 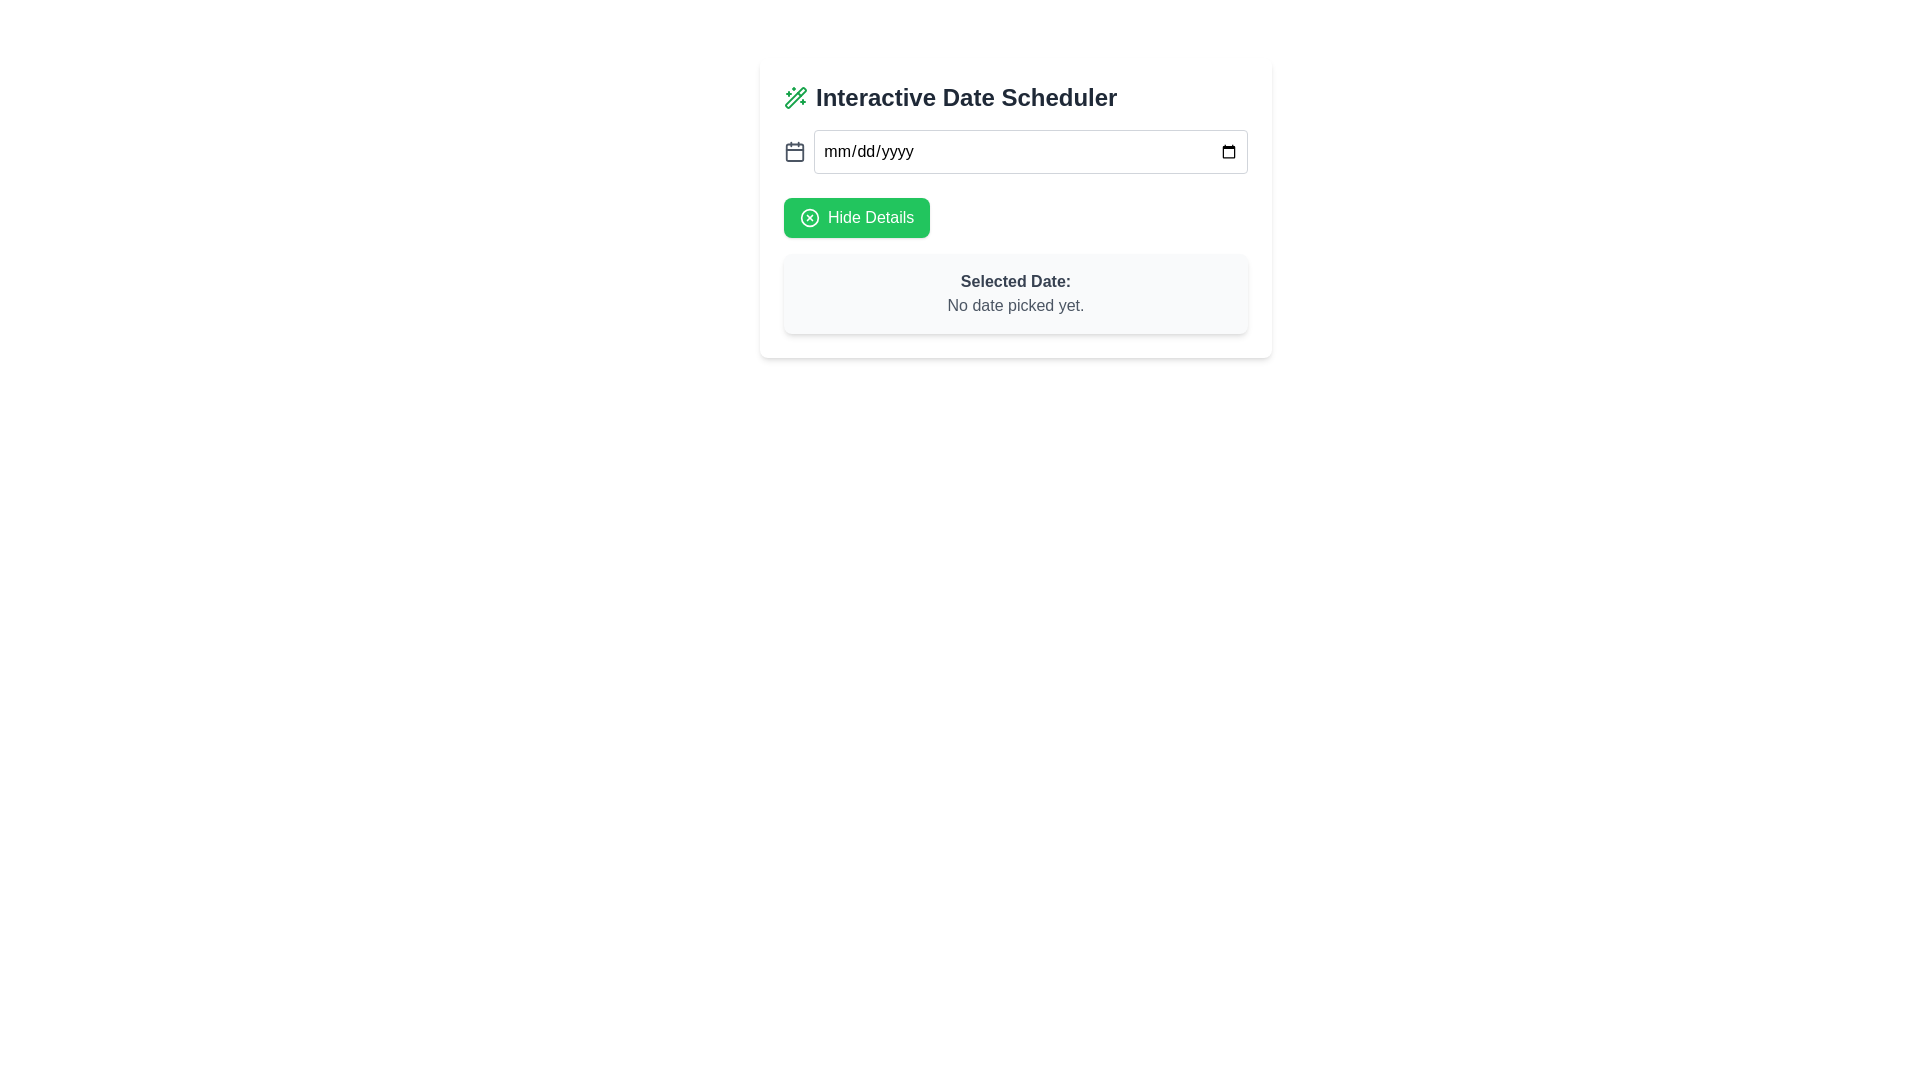 What do you see at coordinates (794, 150) in the screenshot?
I see `the calendar icon located to the left of the date input box, which has a gray fill and rounded corners` at bounding box center [794, 150].